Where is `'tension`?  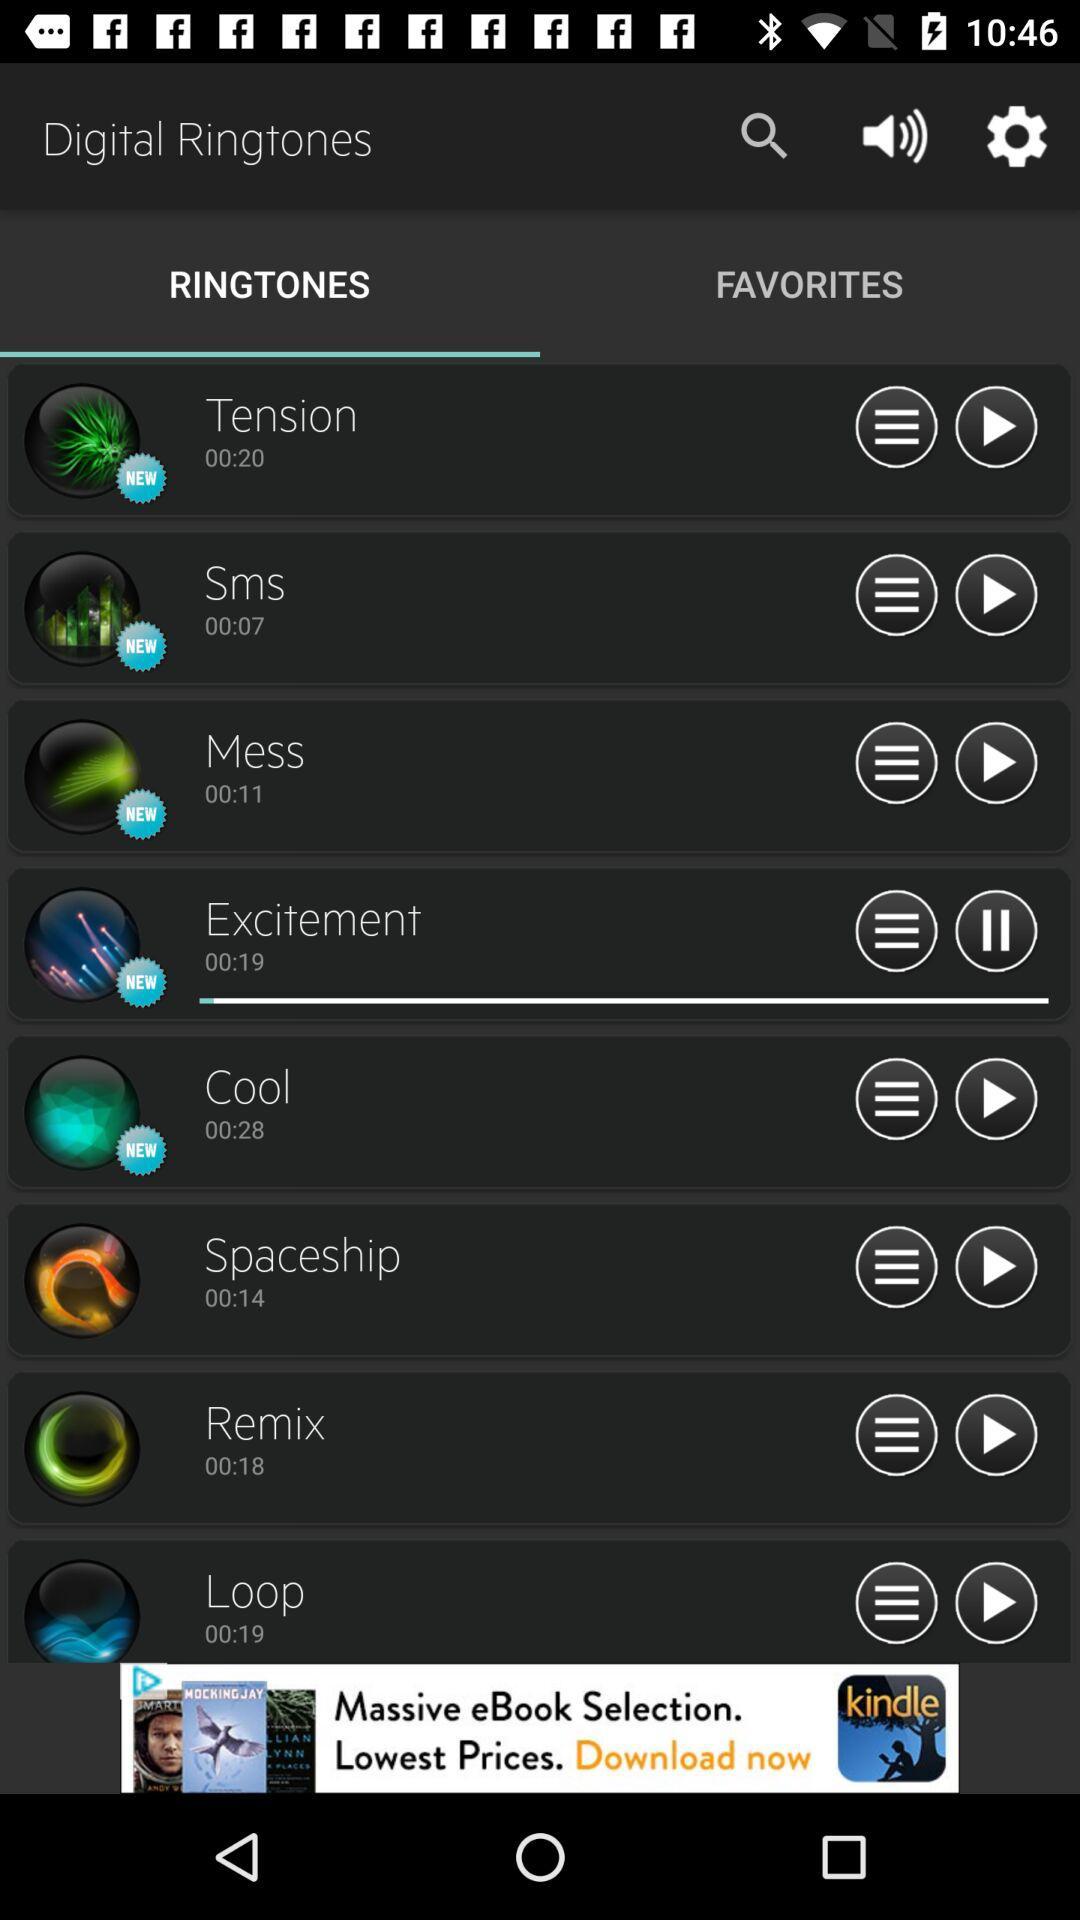 'tension is located at coordinates (995, 427).